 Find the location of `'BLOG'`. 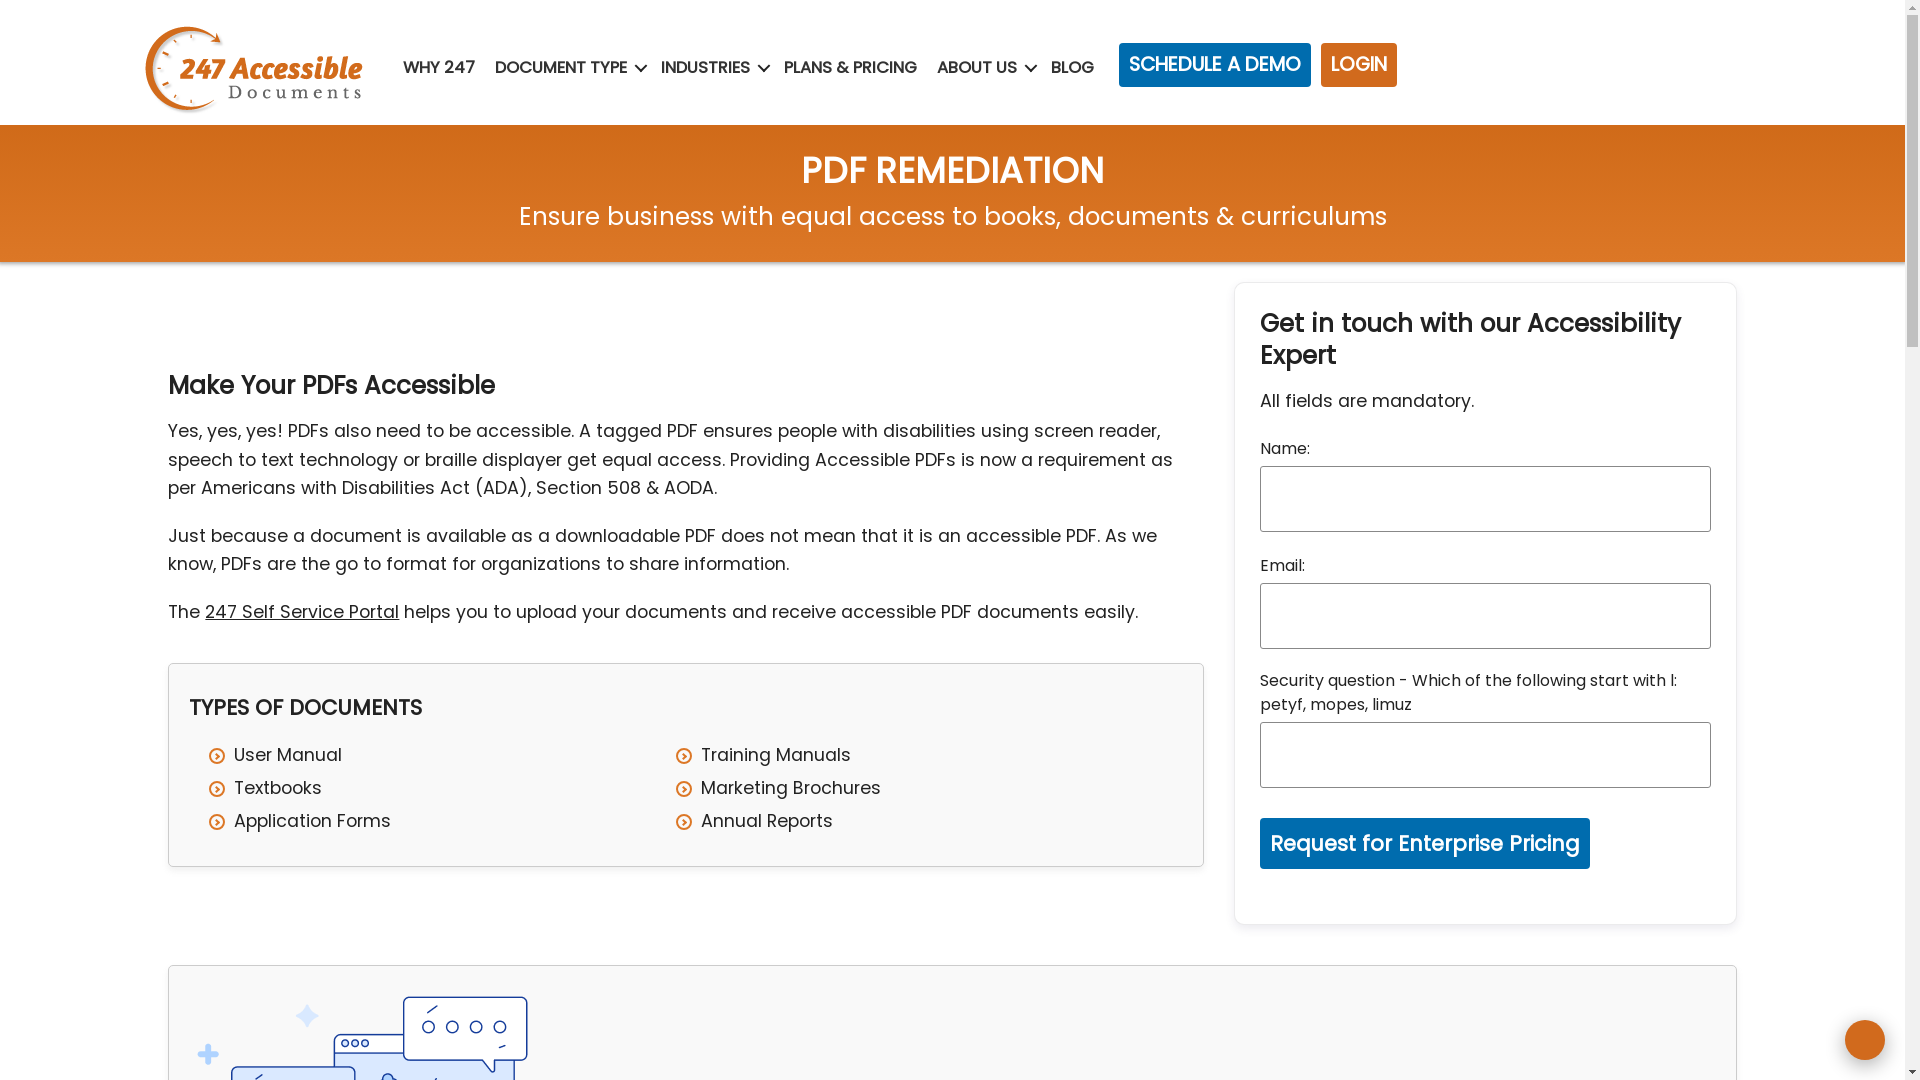

'BLOG' is located at coordinates (1071, 67).